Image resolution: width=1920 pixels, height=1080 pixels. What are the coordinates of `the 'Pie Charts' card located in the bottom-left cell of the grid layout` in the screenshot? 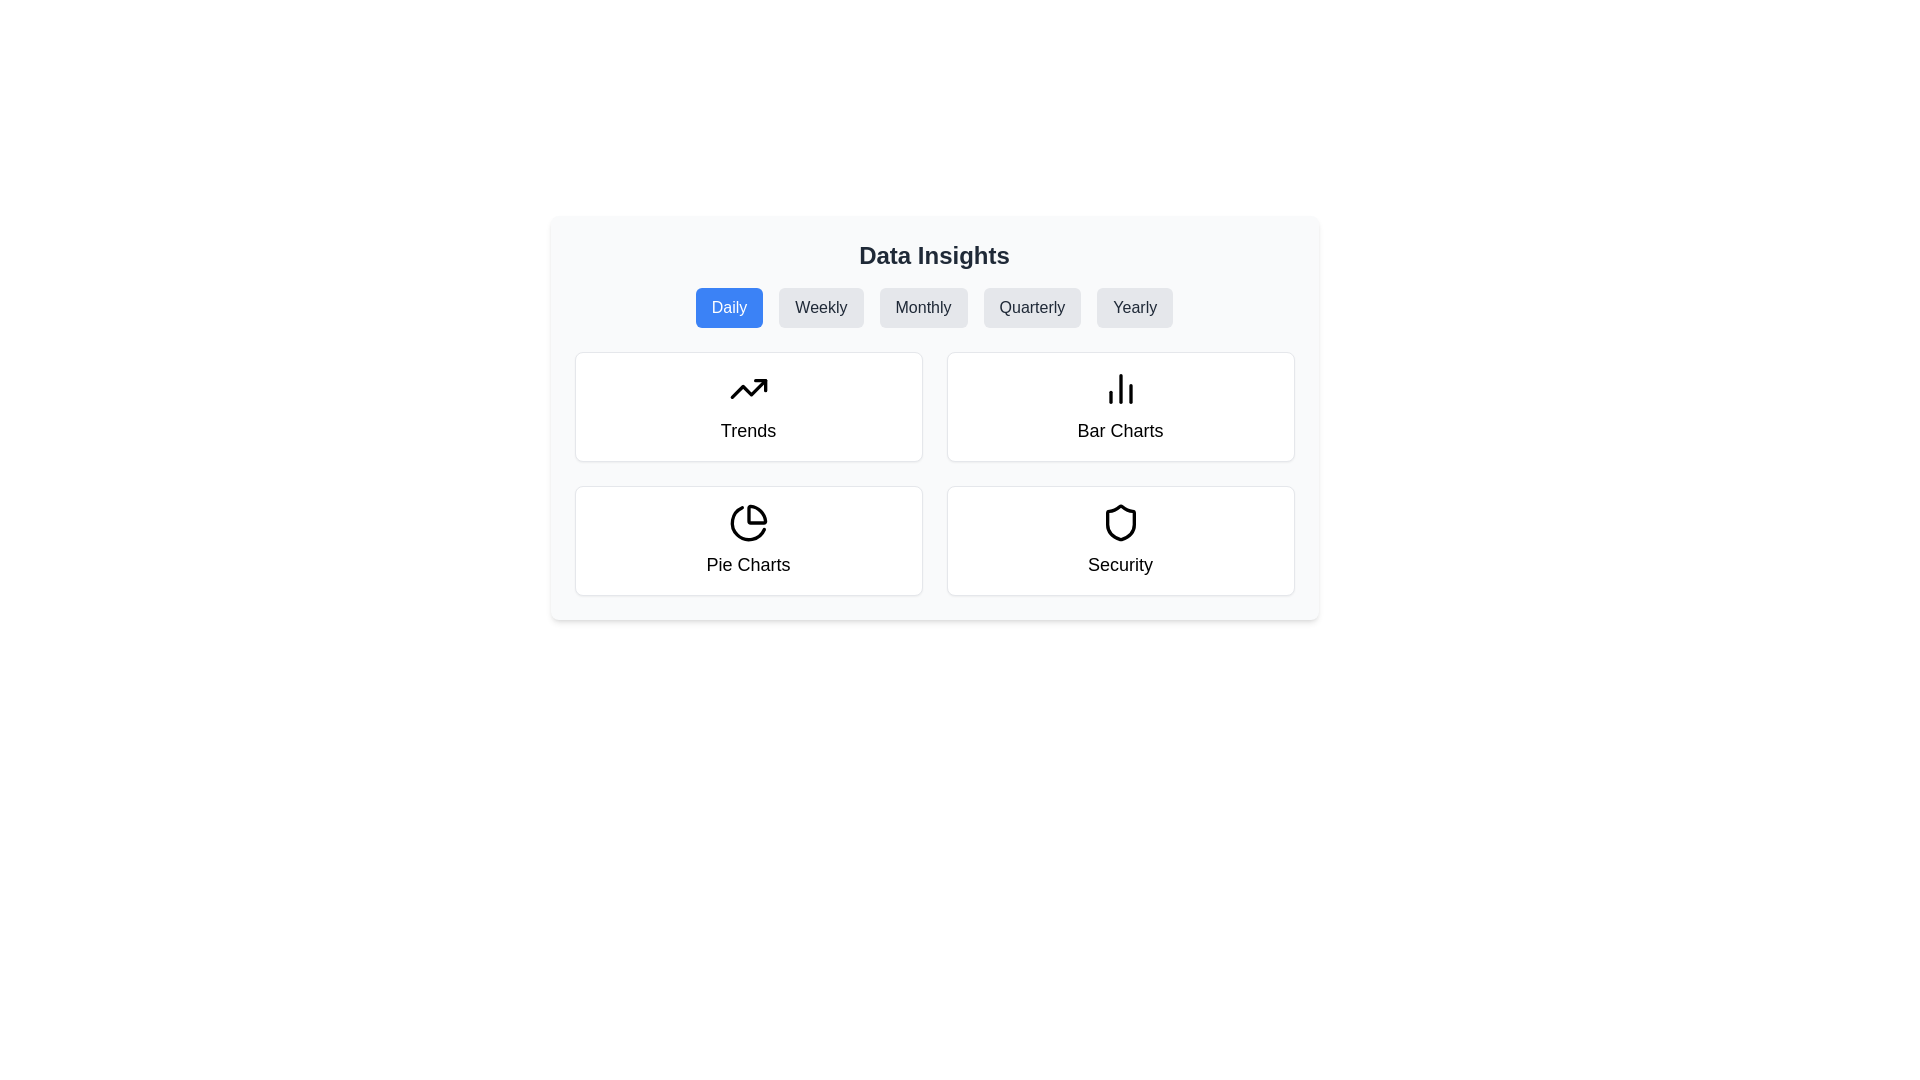 It's located at (747, 540).